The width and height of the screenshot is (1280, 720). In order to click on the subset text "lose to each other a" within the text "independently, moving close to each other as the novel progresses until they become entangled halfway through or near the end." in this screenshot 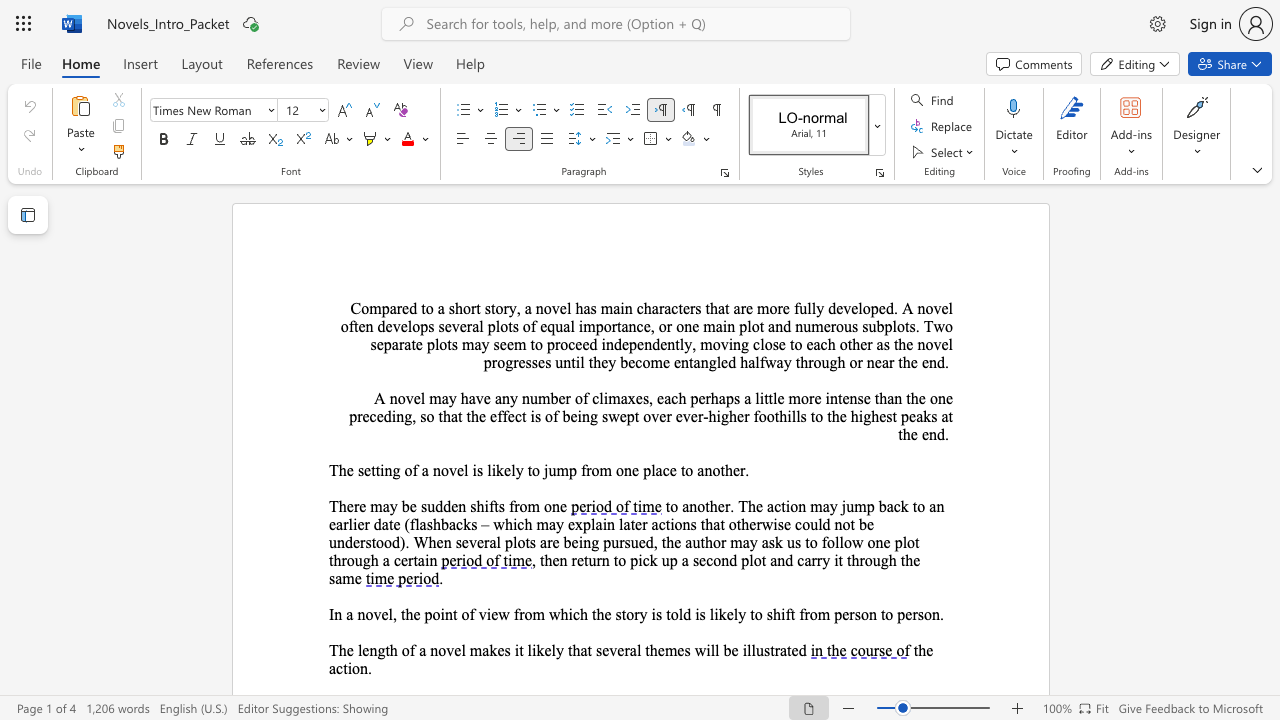, I will do `click(759, 343)`.